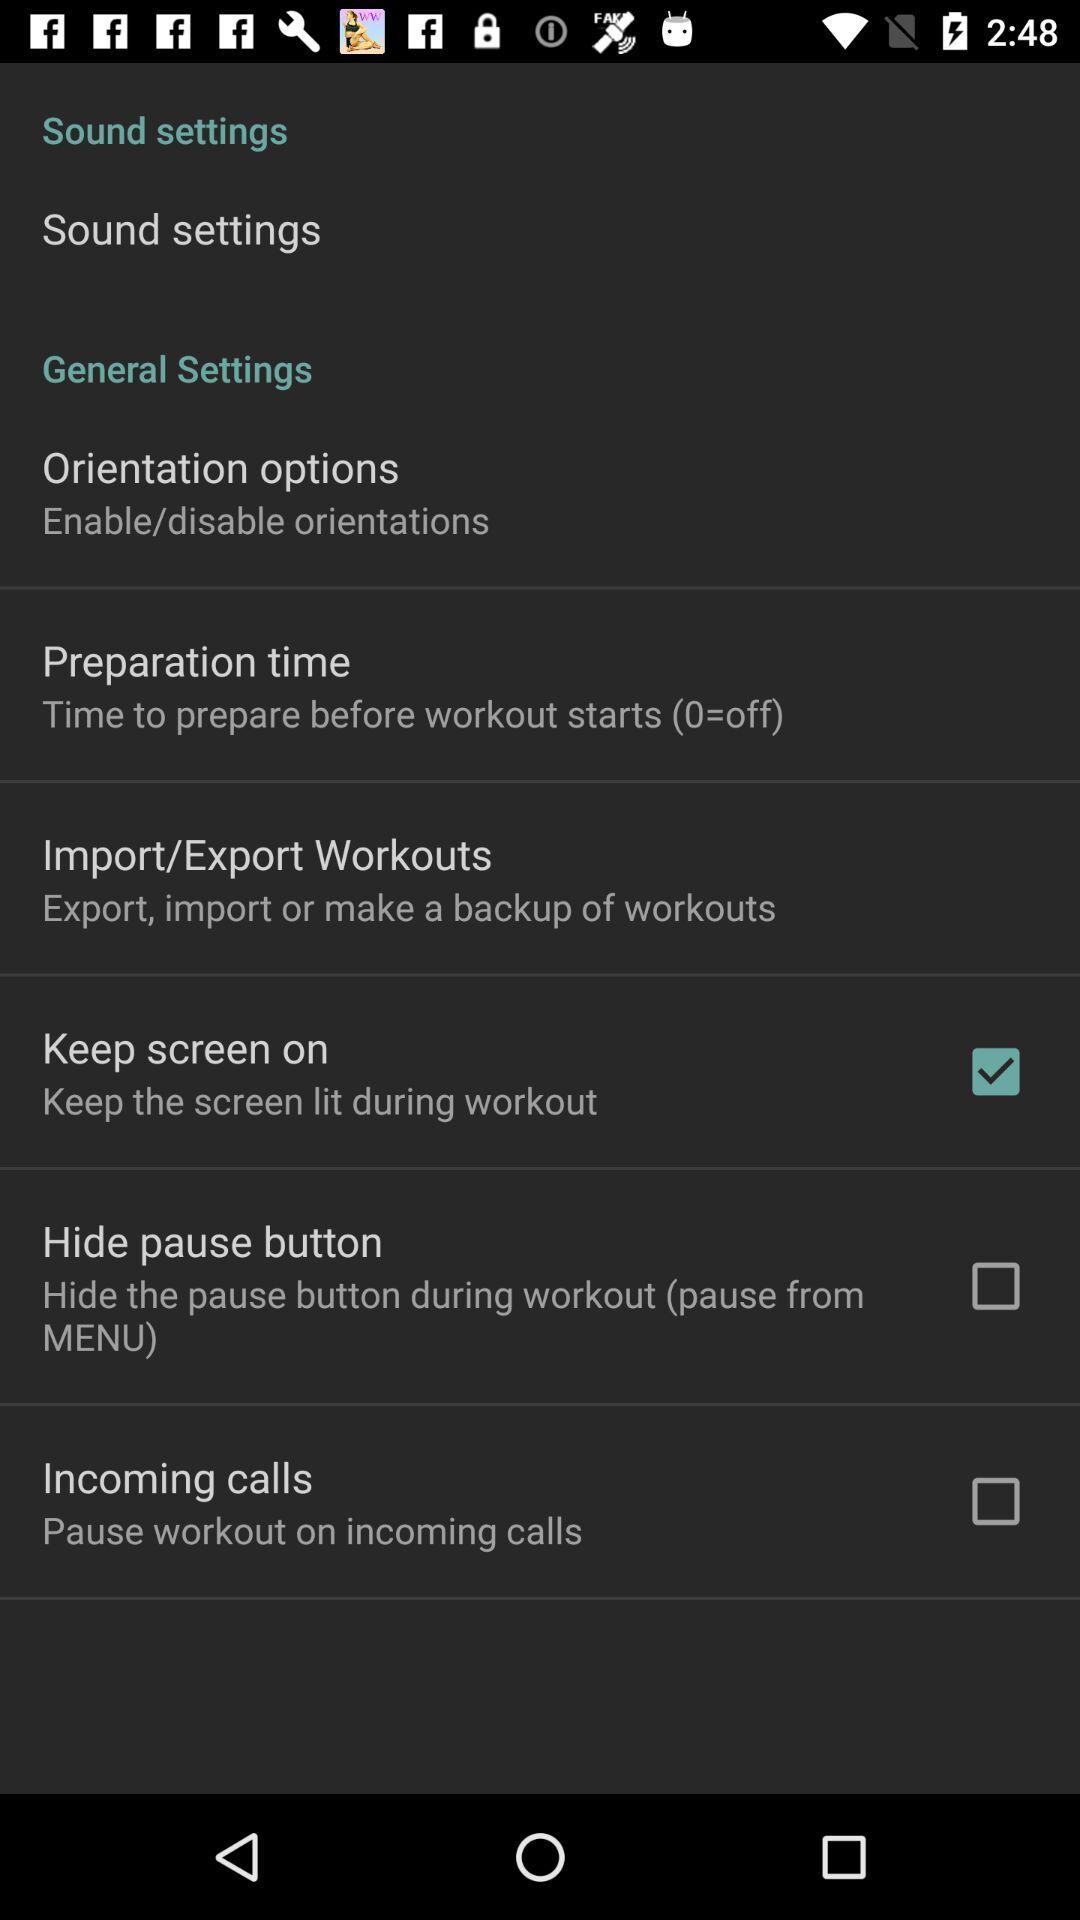 The width and height of the screenshot is (1080, 1920). Describe the element at coordinates (540, 347) in the screenshot. I see `icon above orientation options icon` at that location.